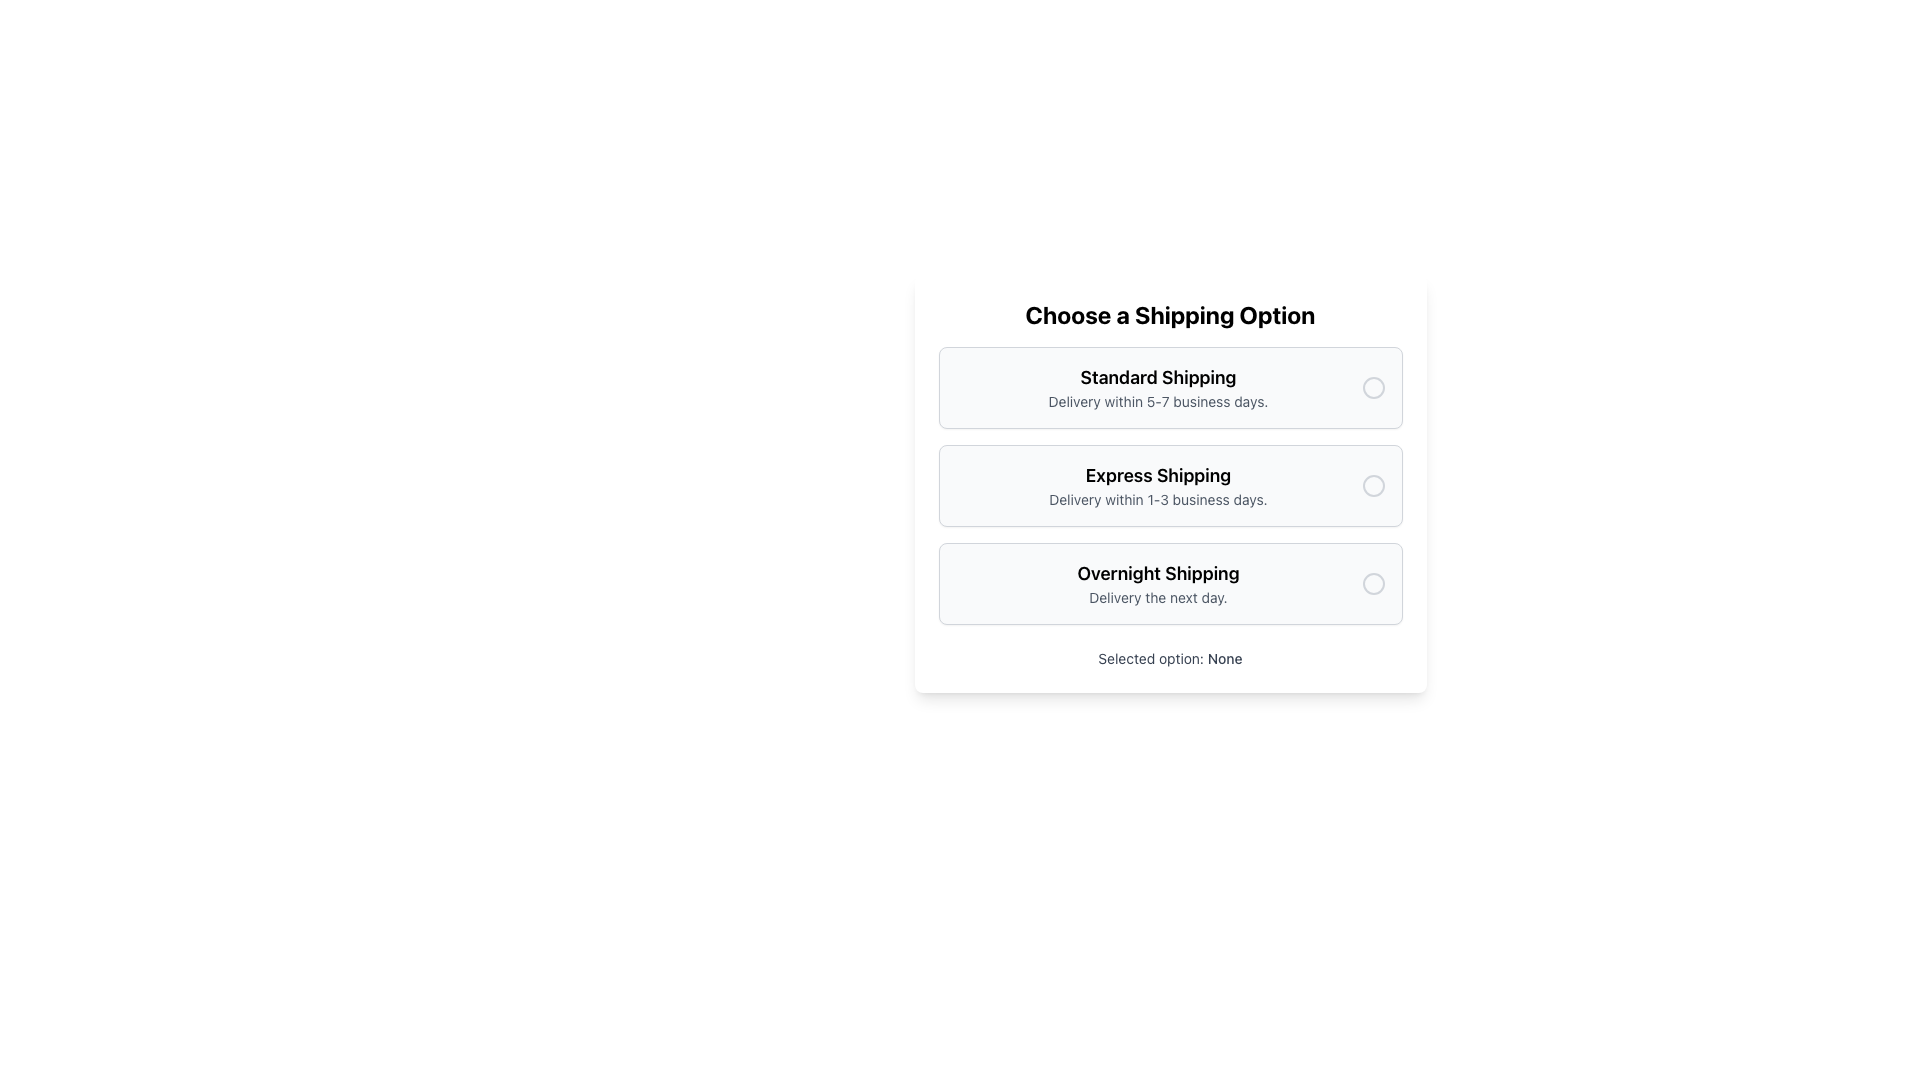 The height and width of the screenshot is (1080, 1920). What do you see at coordinates (1170, 659) in the screenshot?
I see `the Text label that indicates the currently selected shipping option, which is located below the last shipping option 'Overnight Shipping'` at bounding box center [1170, 659].